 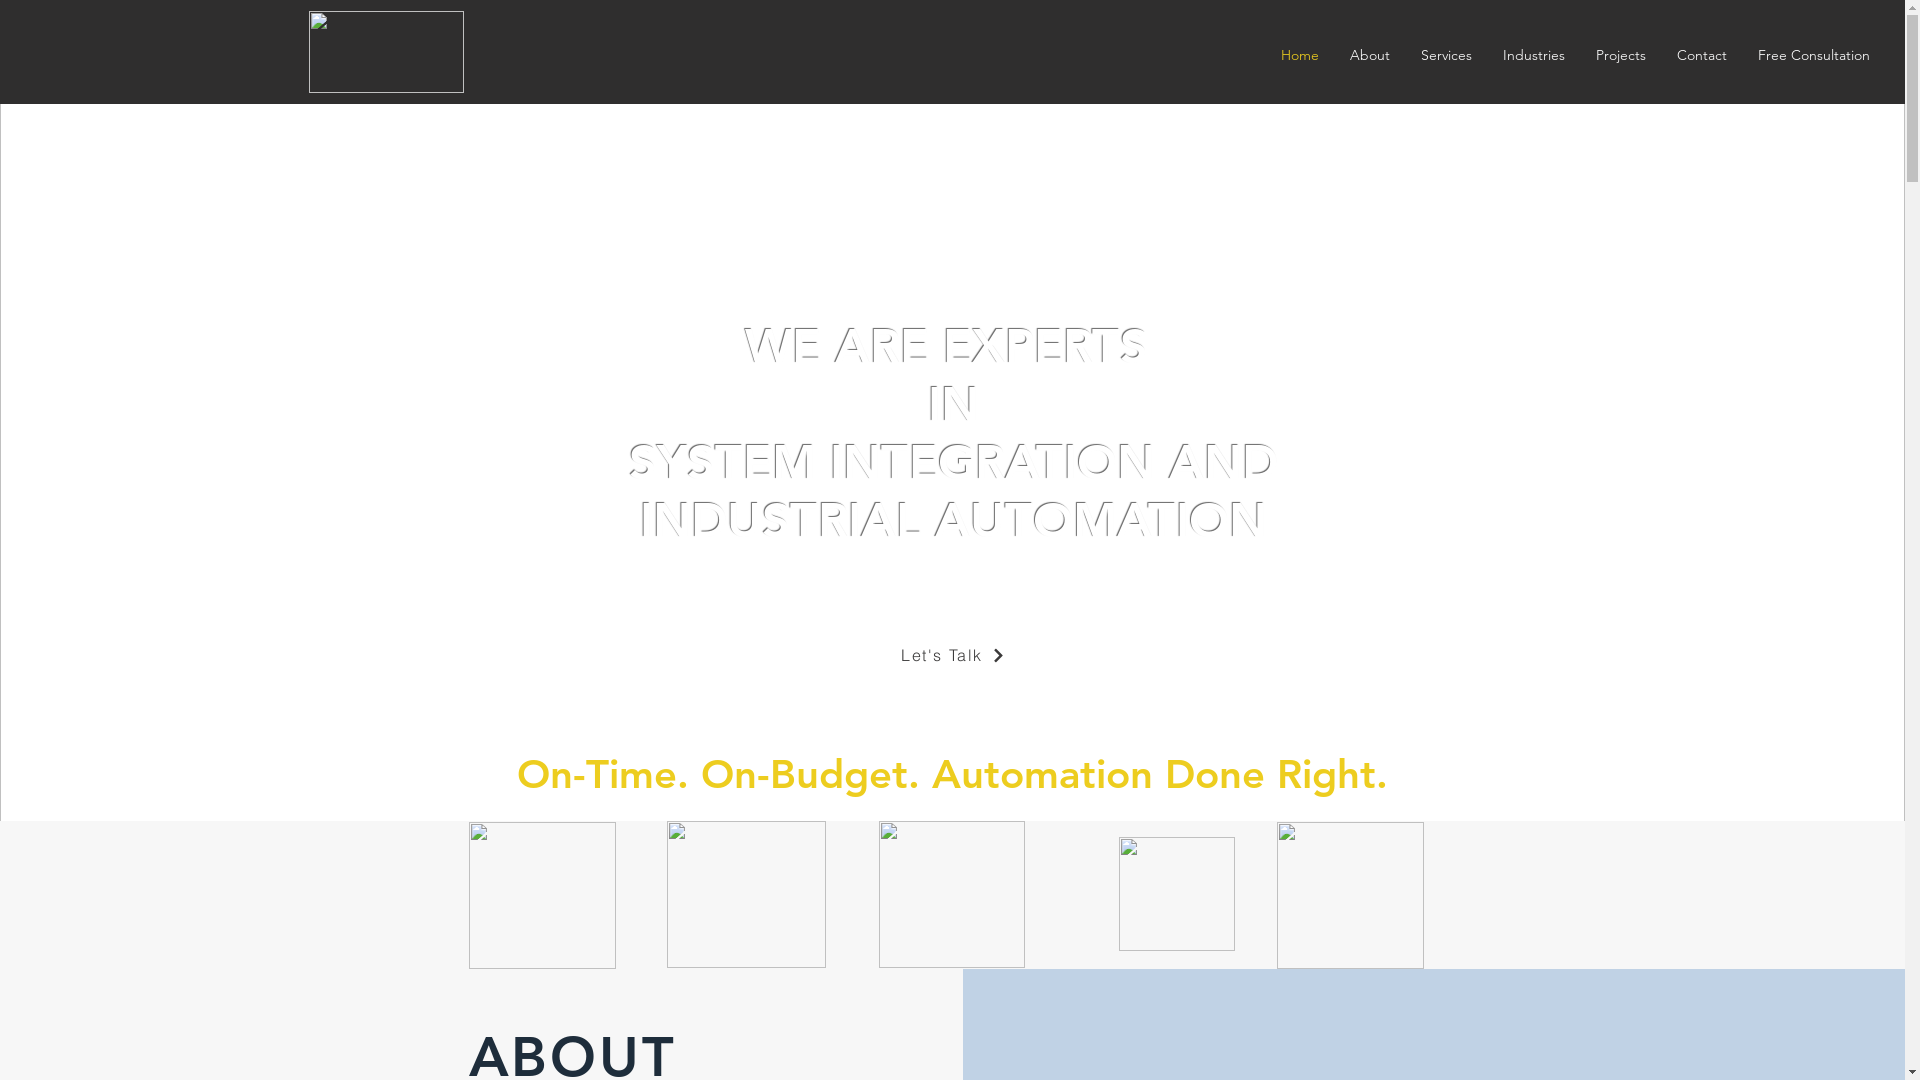 What do you see at coordinates (385, 50) in the screenshot?
I see `'400dpiLogoCropped_edited.png'` at bounding box center [385, 50].